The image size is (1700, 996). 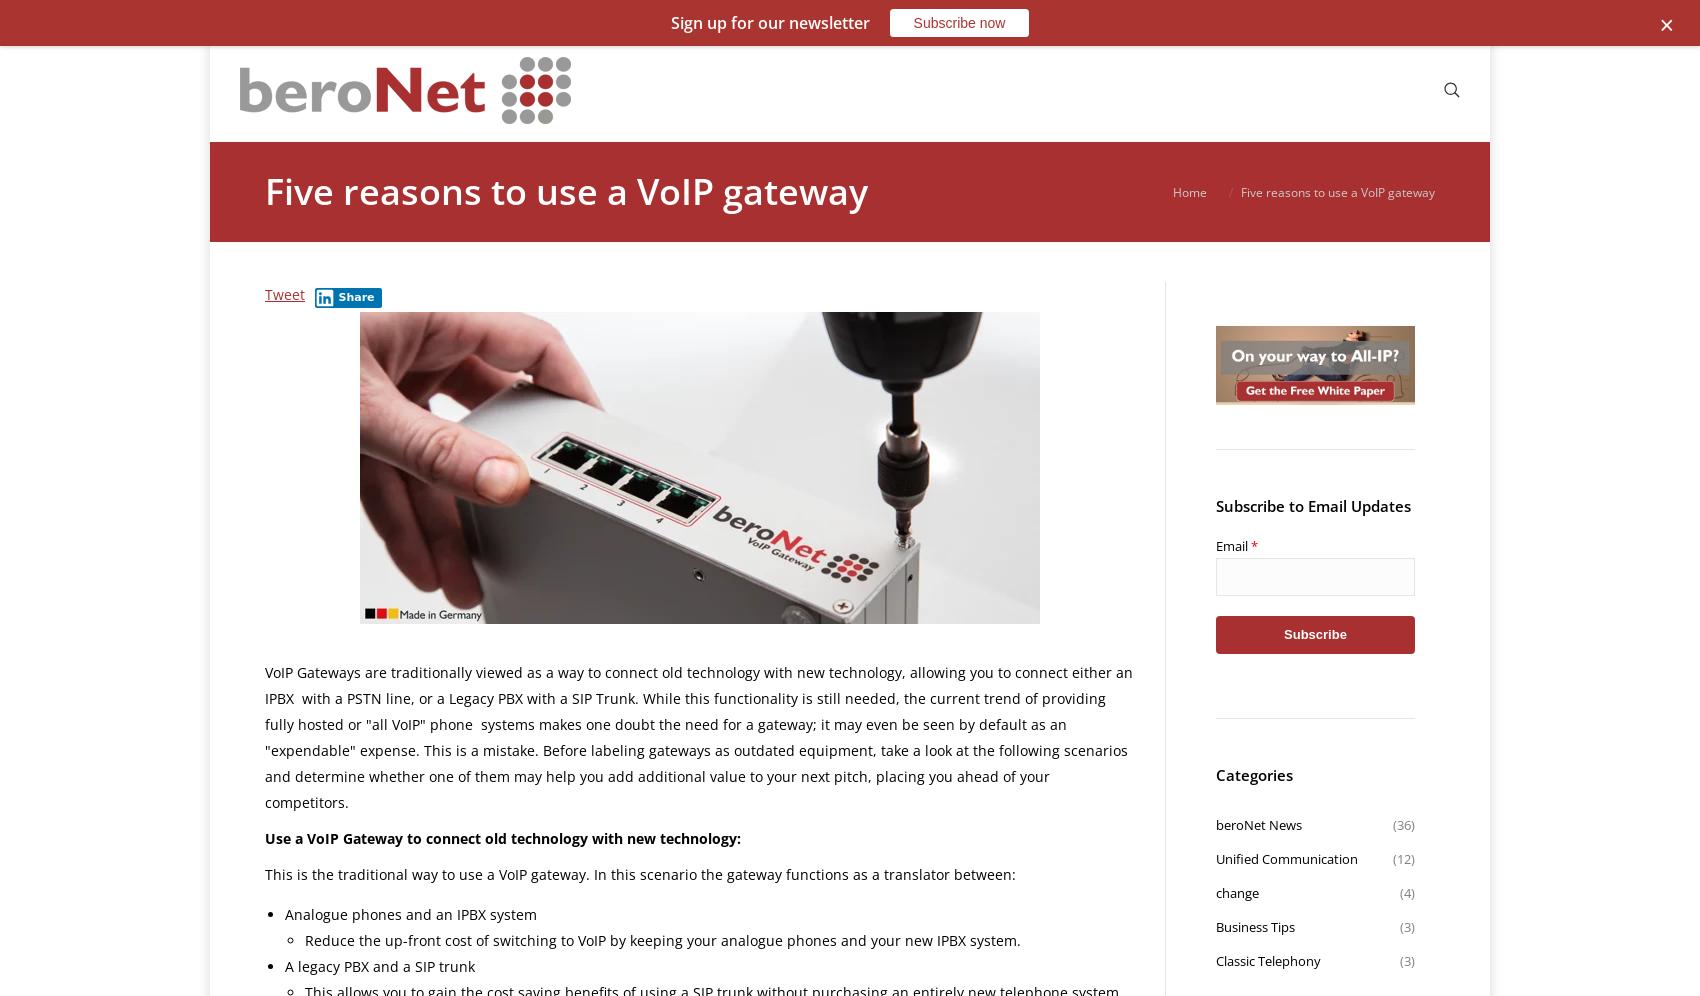 What do you see at coordinates (495, 914) in the screenshot?
I see `'IPBX system'` at bounding box center [495, 914].